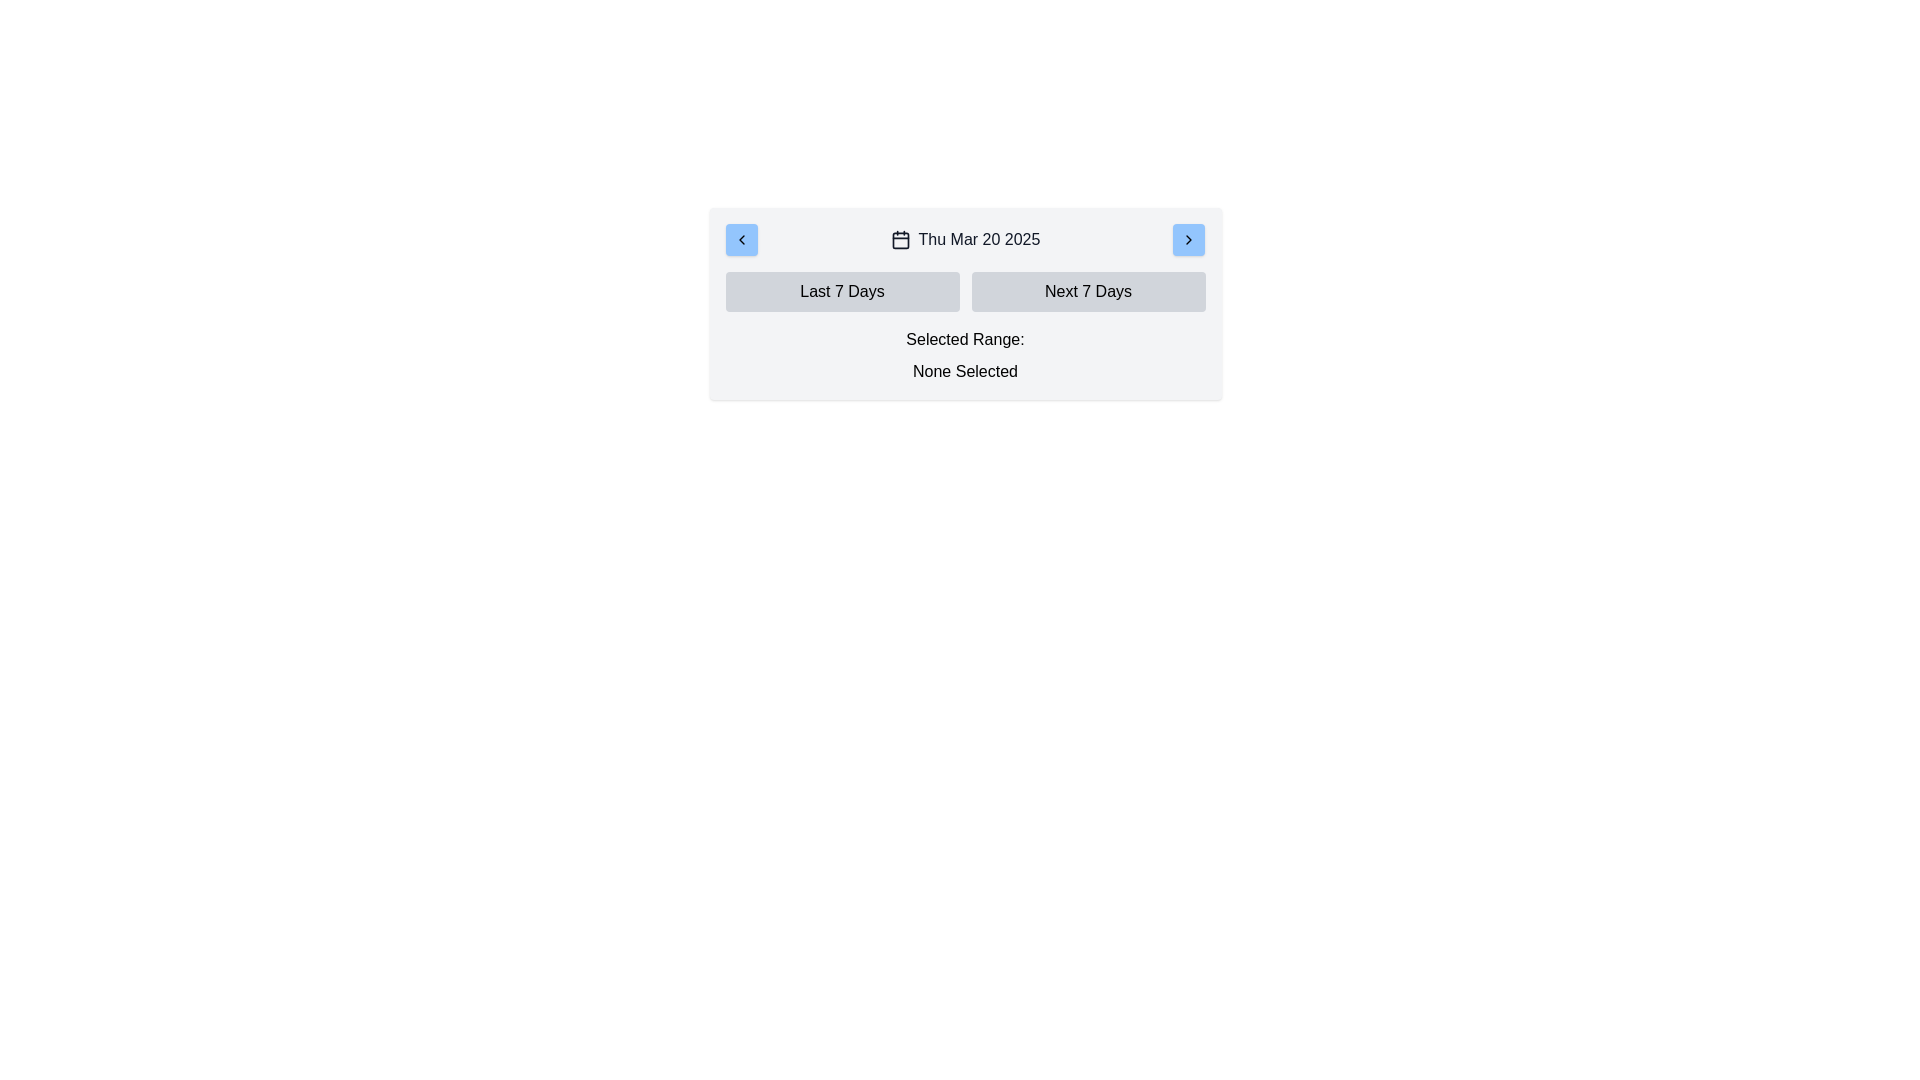  I want to click on the chevron-left icon button in the top-left corner of the modal, so click(740, 238).